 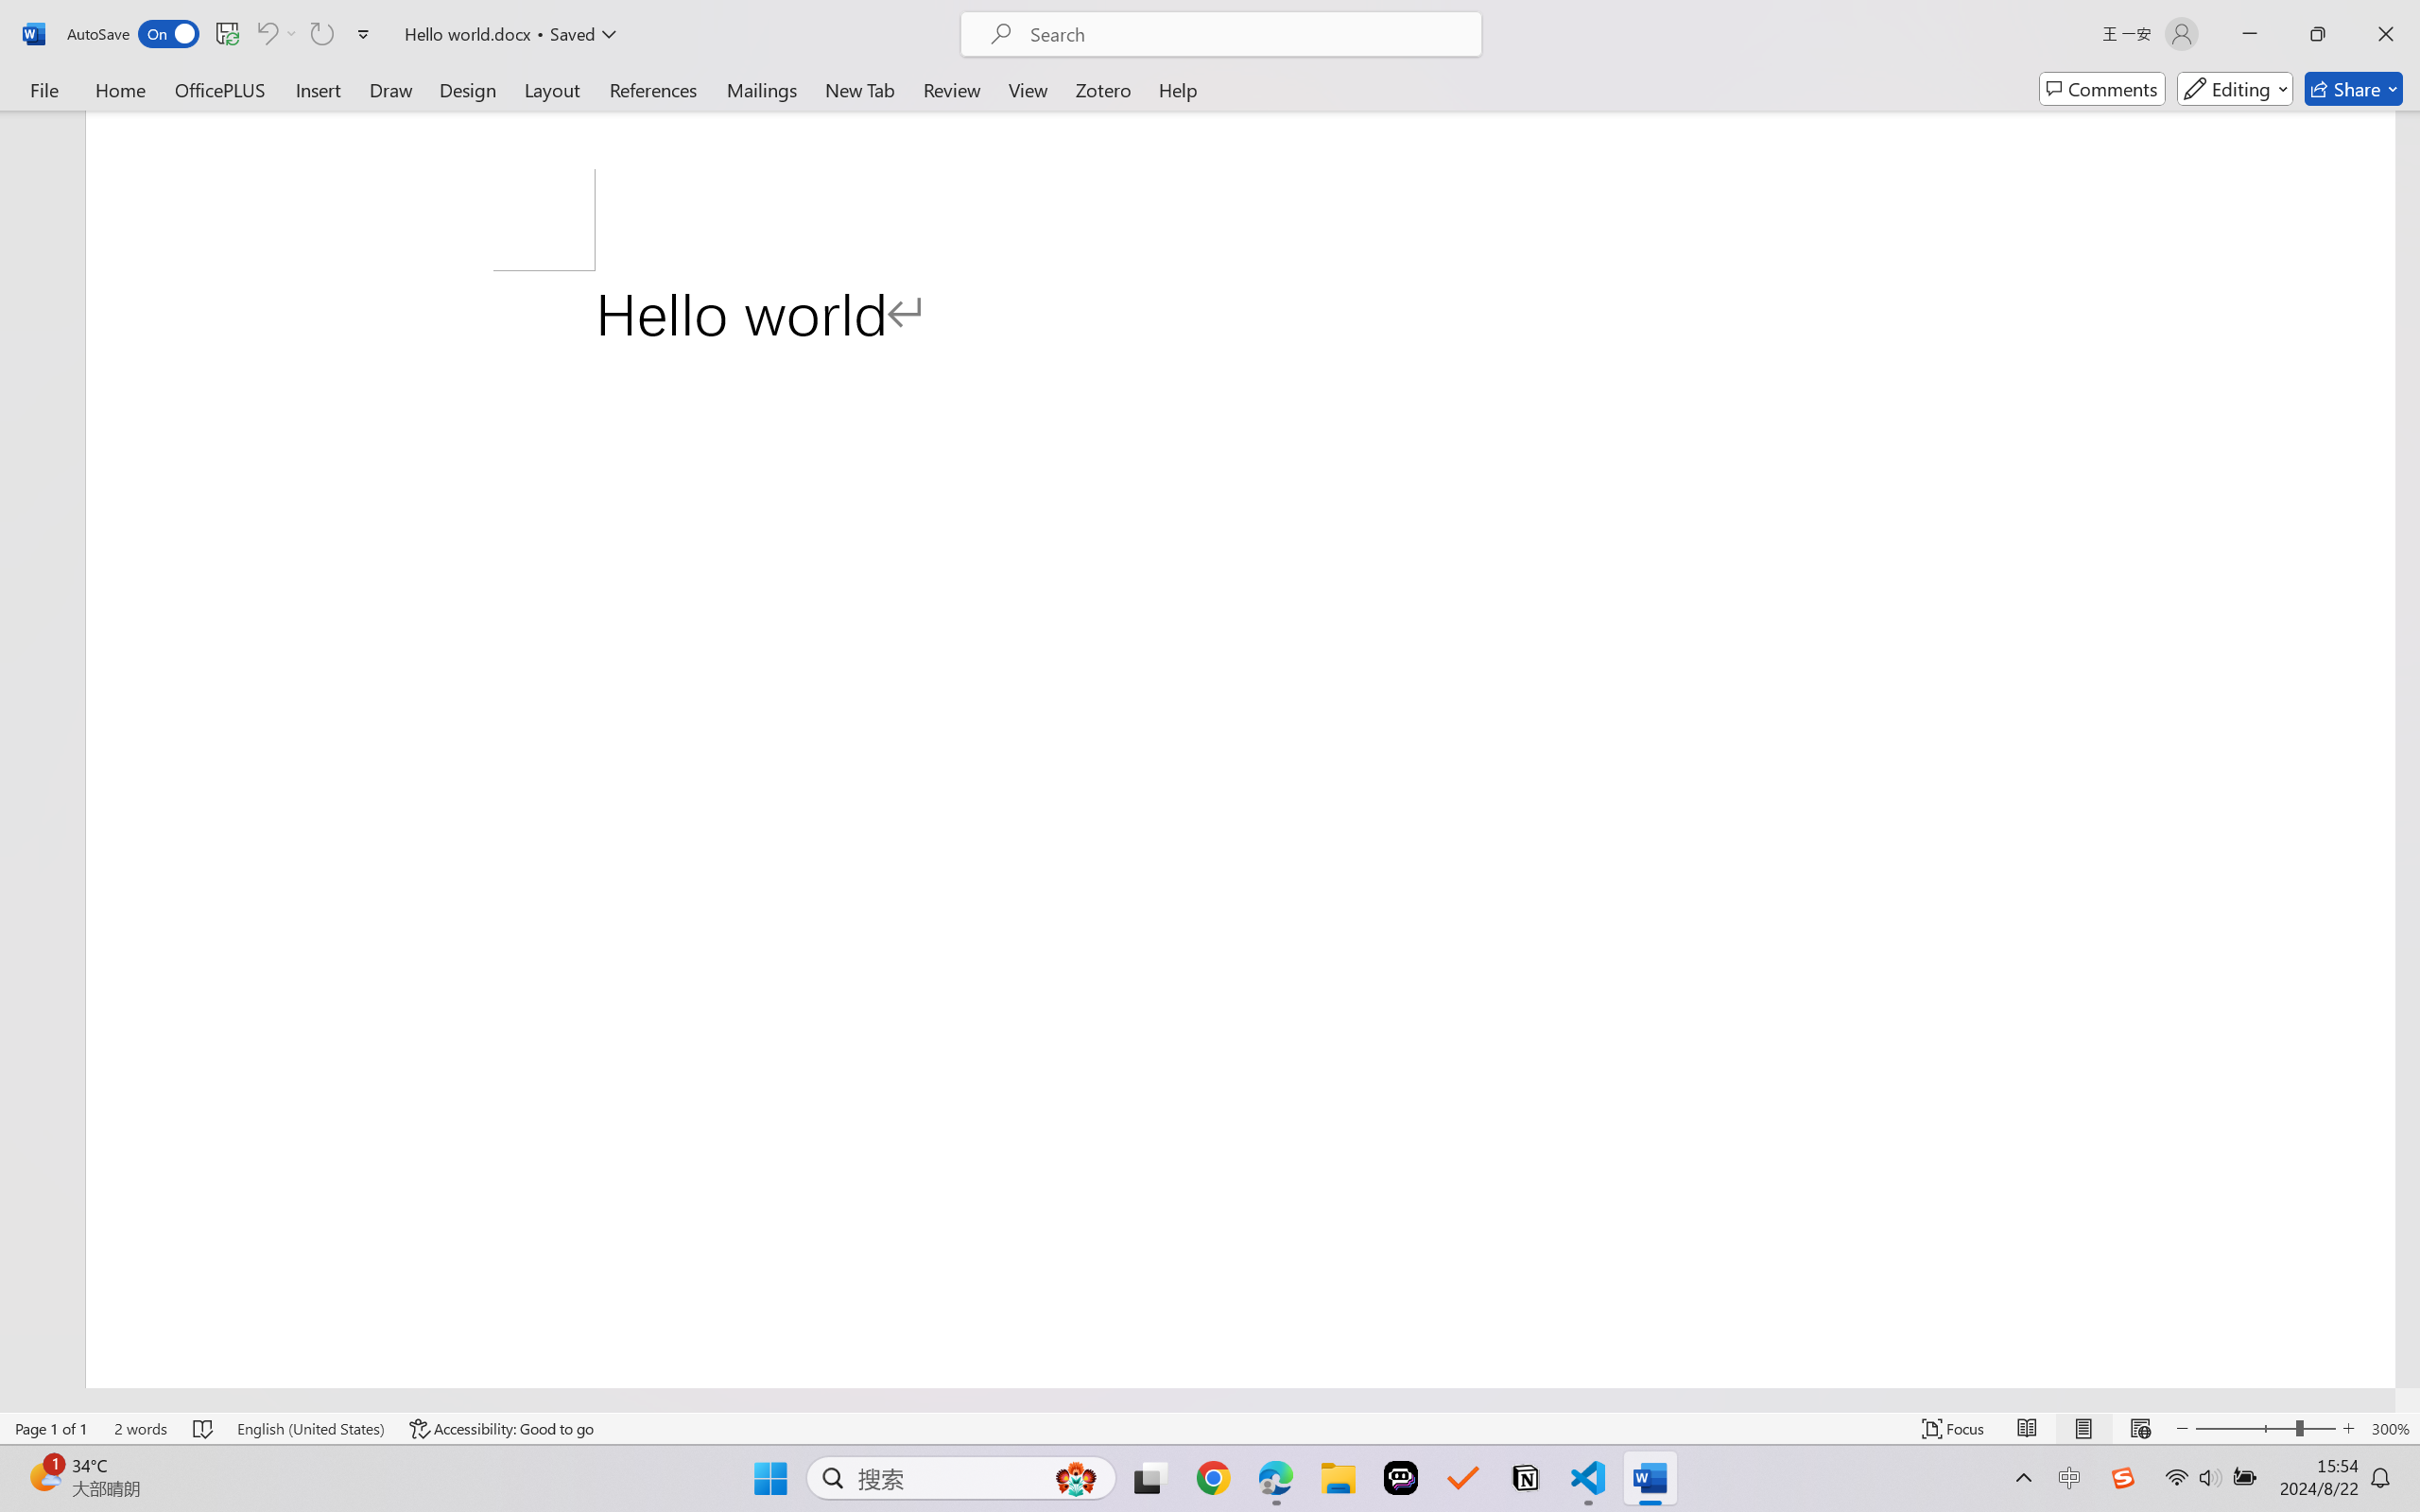 What do you see at coordinates (218, 88) in the screenshot?
I see `'OfficePLUS'` at bounding box center [218, 88].